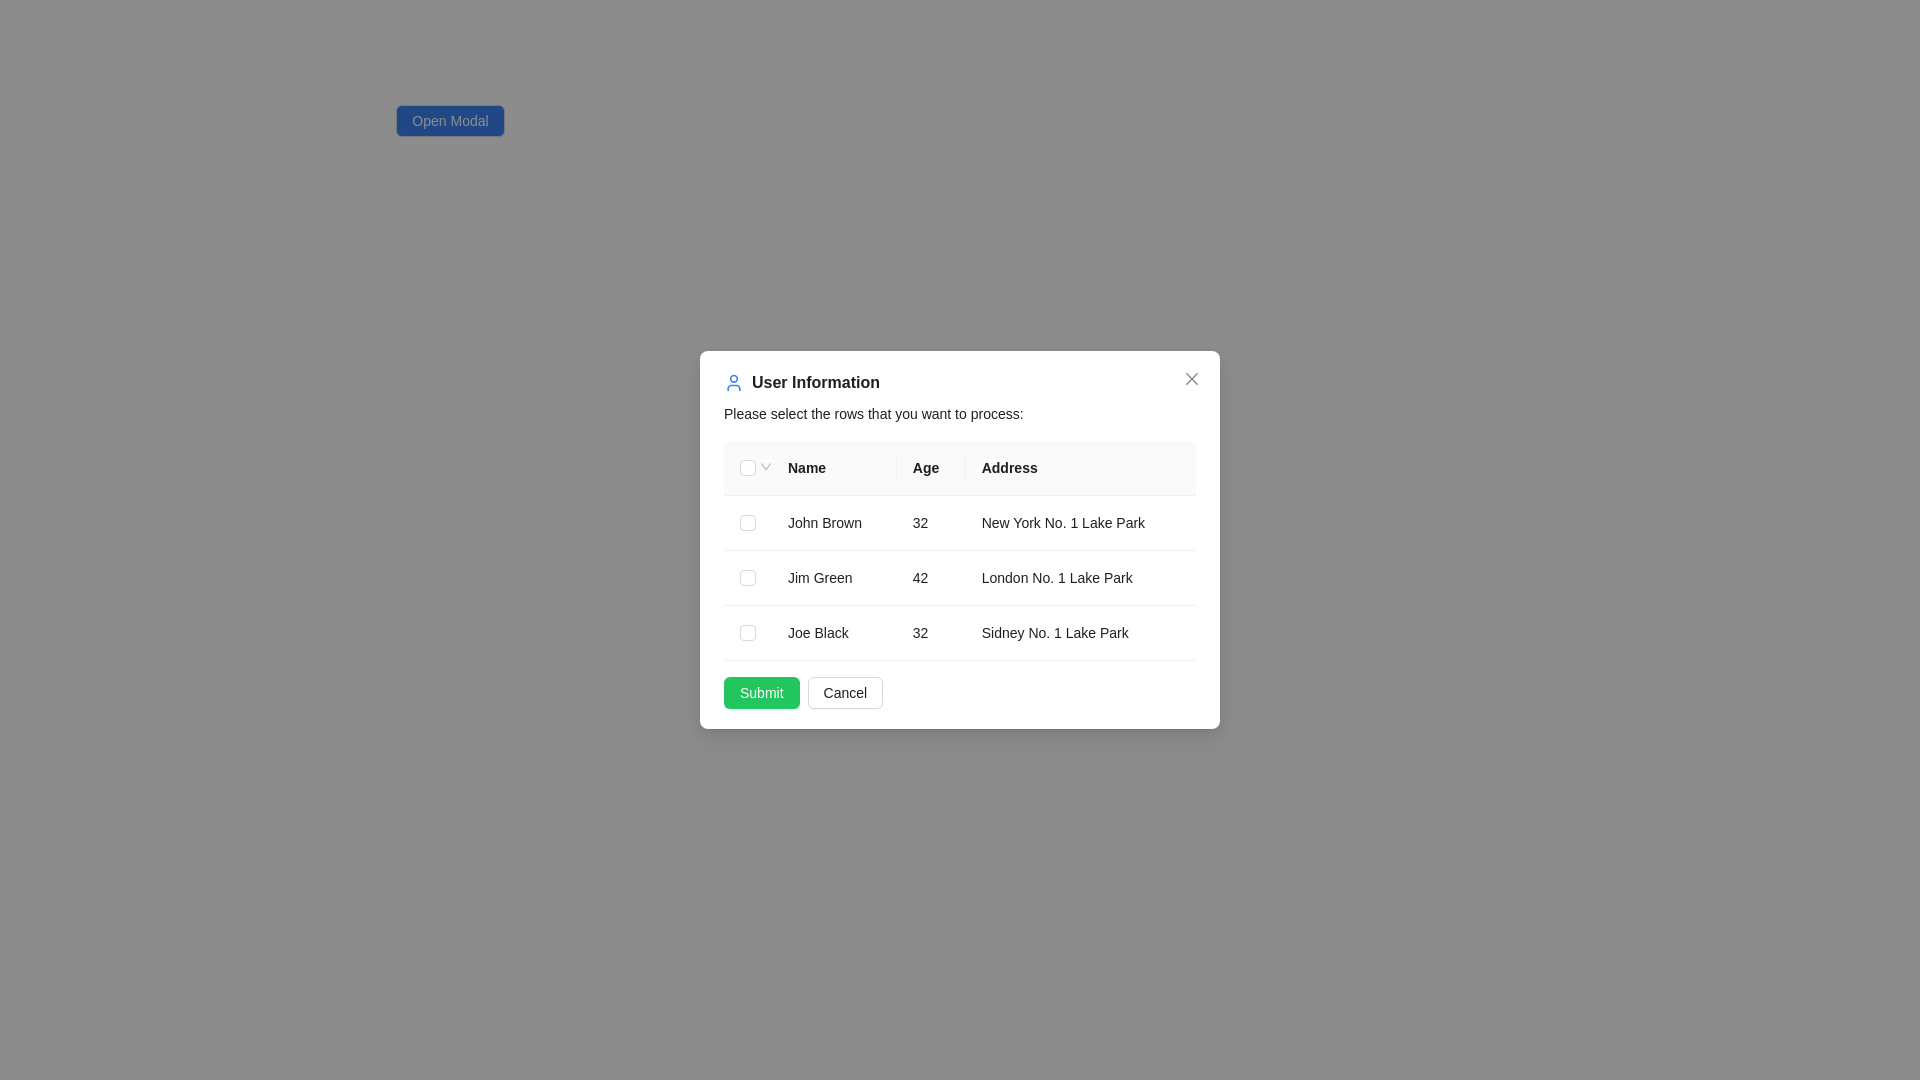 The width and height of the screenshot is (1920, 1080). What do you see at coordinates (449, 128) in the screenshot?
I see `the 'Open Modal' button, which has a blue background and white text` at bounding box center [449, 128].